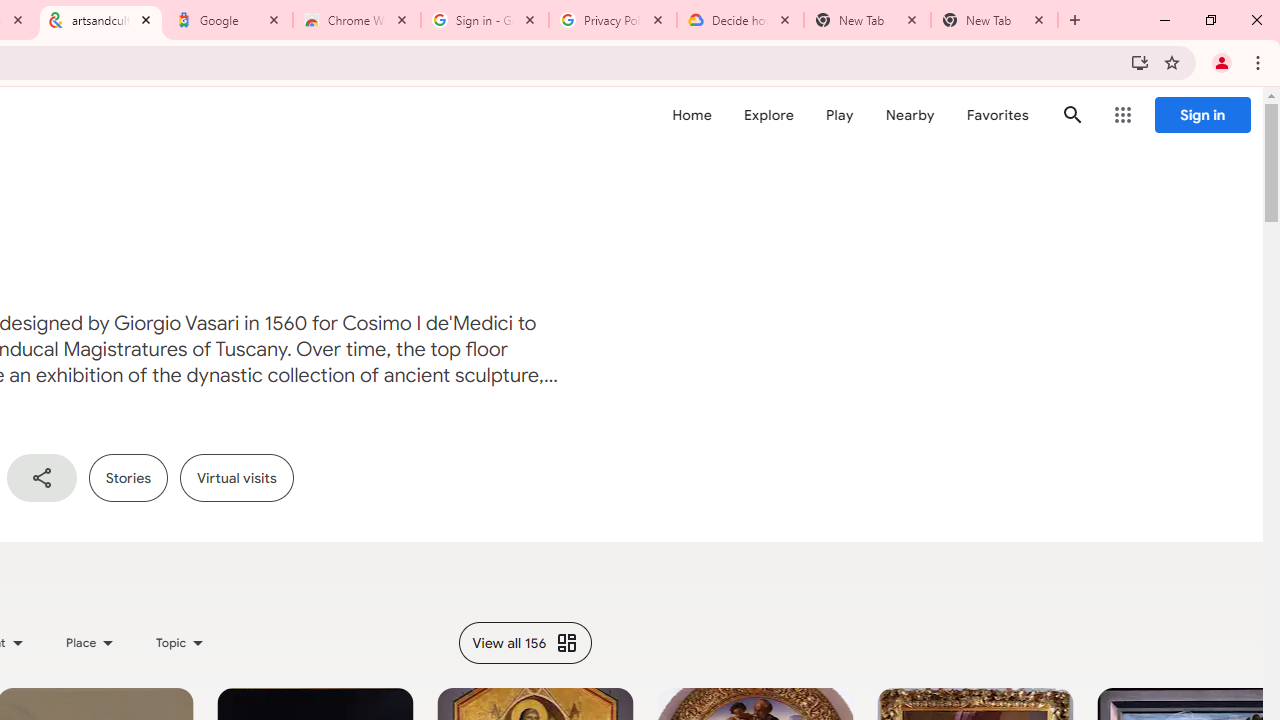 The height and width of the screenshot is (720, 1280). Describe the element at coordinates (1139, 61) in the screenshot. I see `'Install Google Arts & Culture'` at that location.